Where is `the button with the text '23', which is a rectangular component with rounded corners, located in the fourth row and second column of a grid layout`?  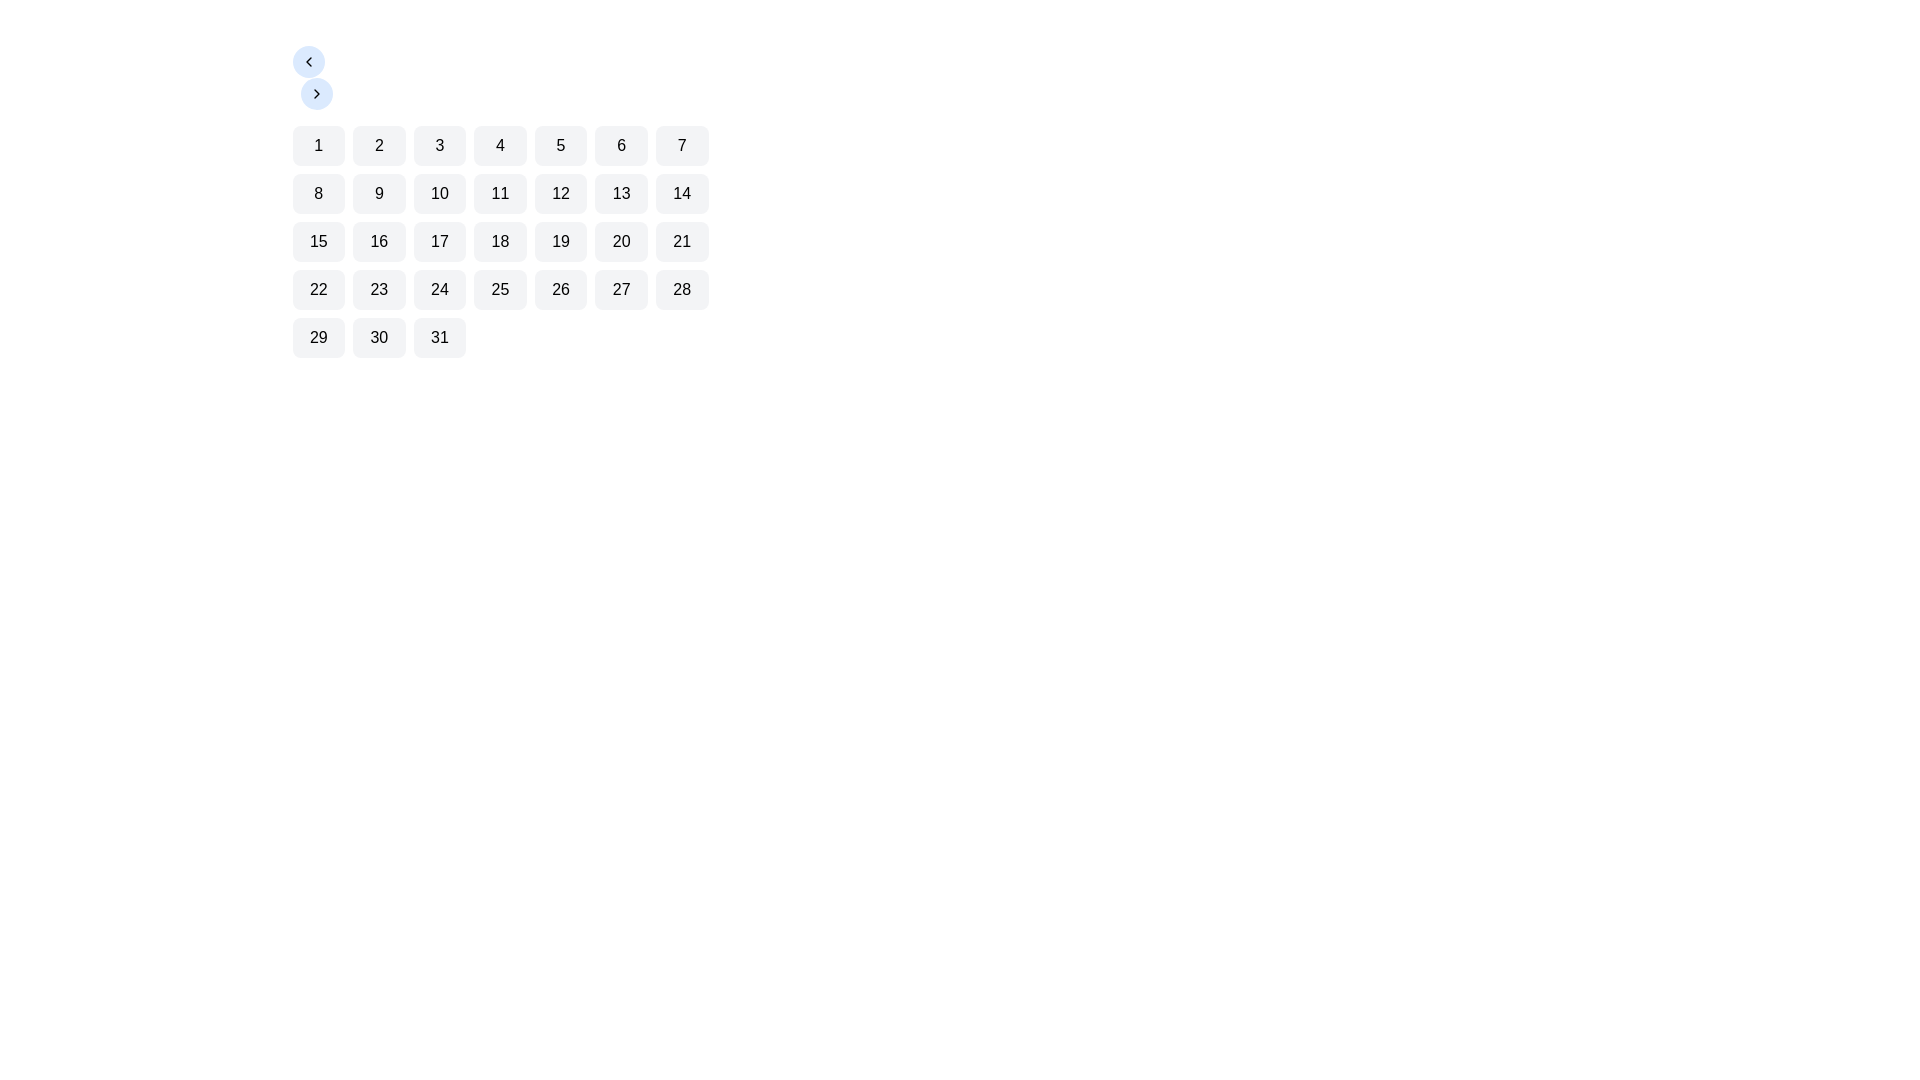
the button with the text '23', which is a rectangular component with rounded corners, located in the fourth row and second column of a grid layout is located at coordinates (379, 289).